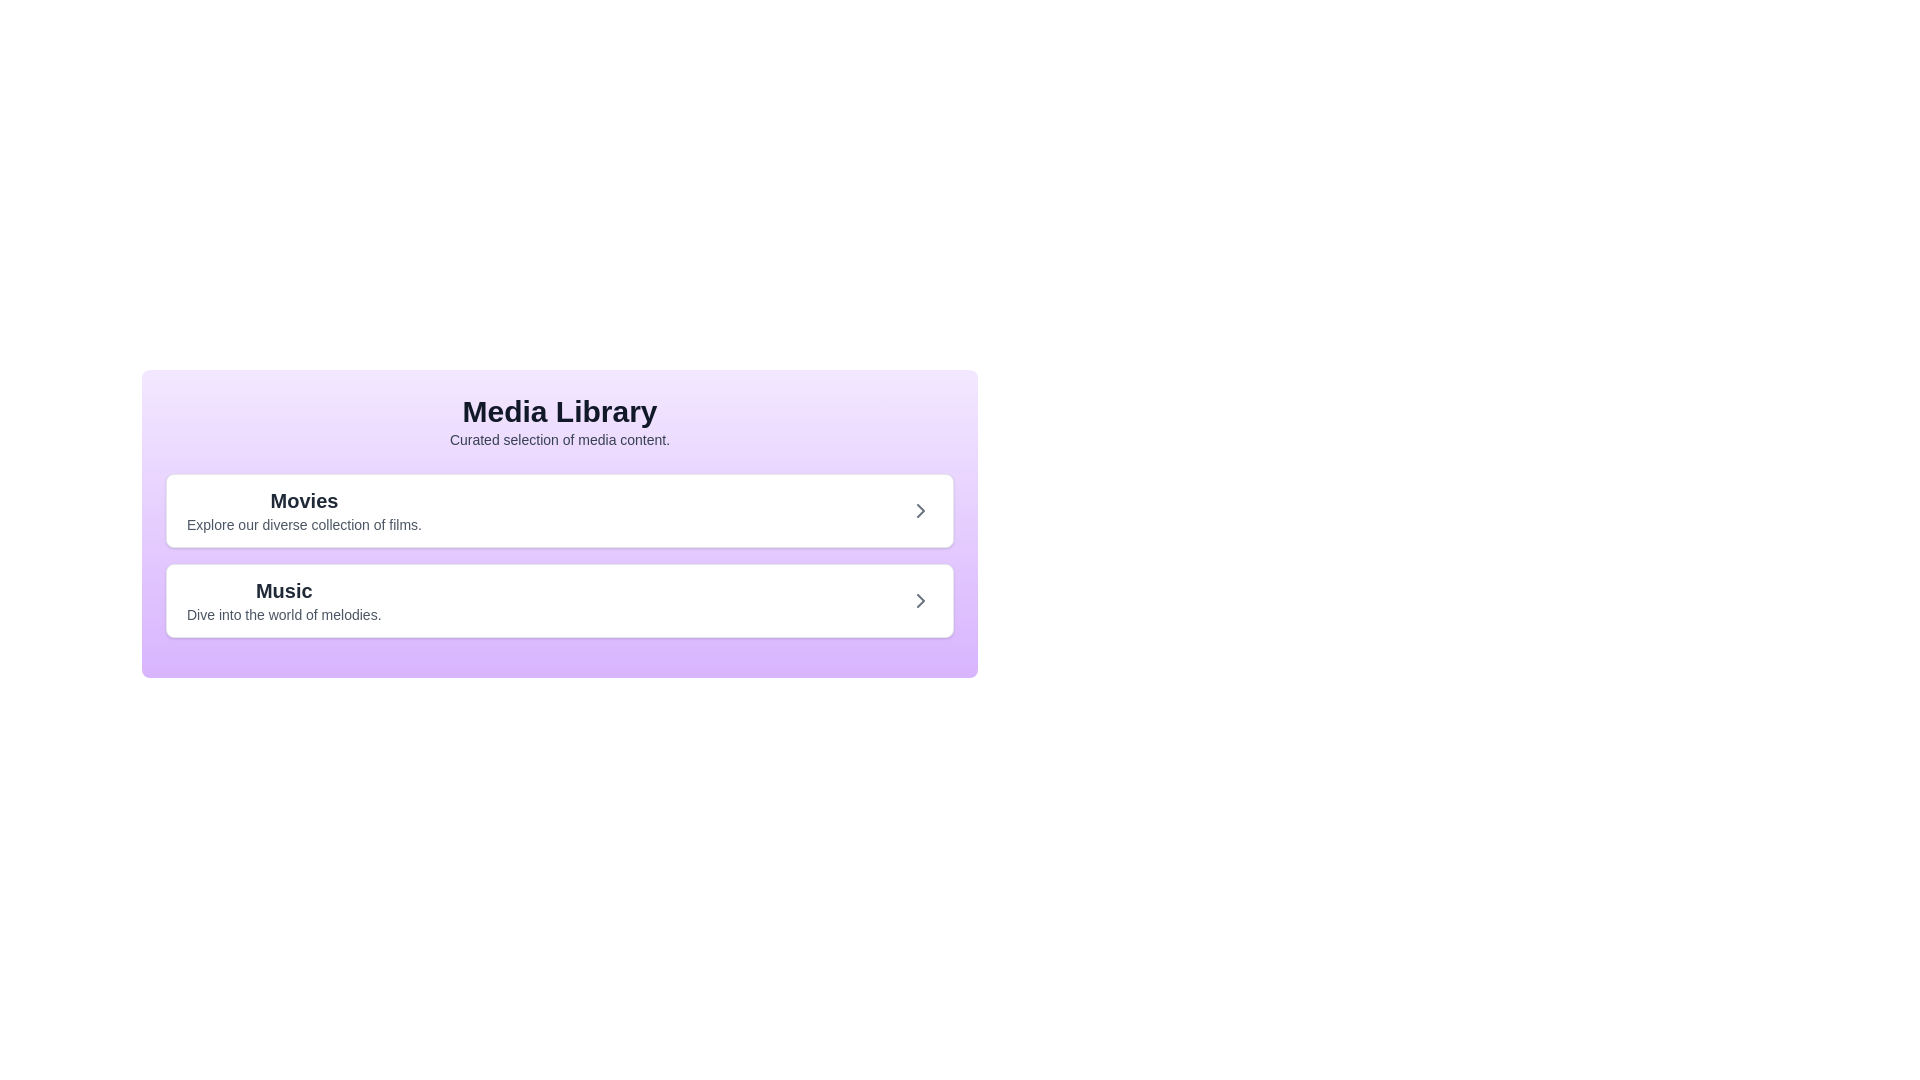 The image size is (1920, 1080). Describe the element at coordinates (303, 500) in the screenshot. I see `the text label located at the top of a rectangular white section with a light purple background, which serves as the title indicating the primary content of the section` at that location.